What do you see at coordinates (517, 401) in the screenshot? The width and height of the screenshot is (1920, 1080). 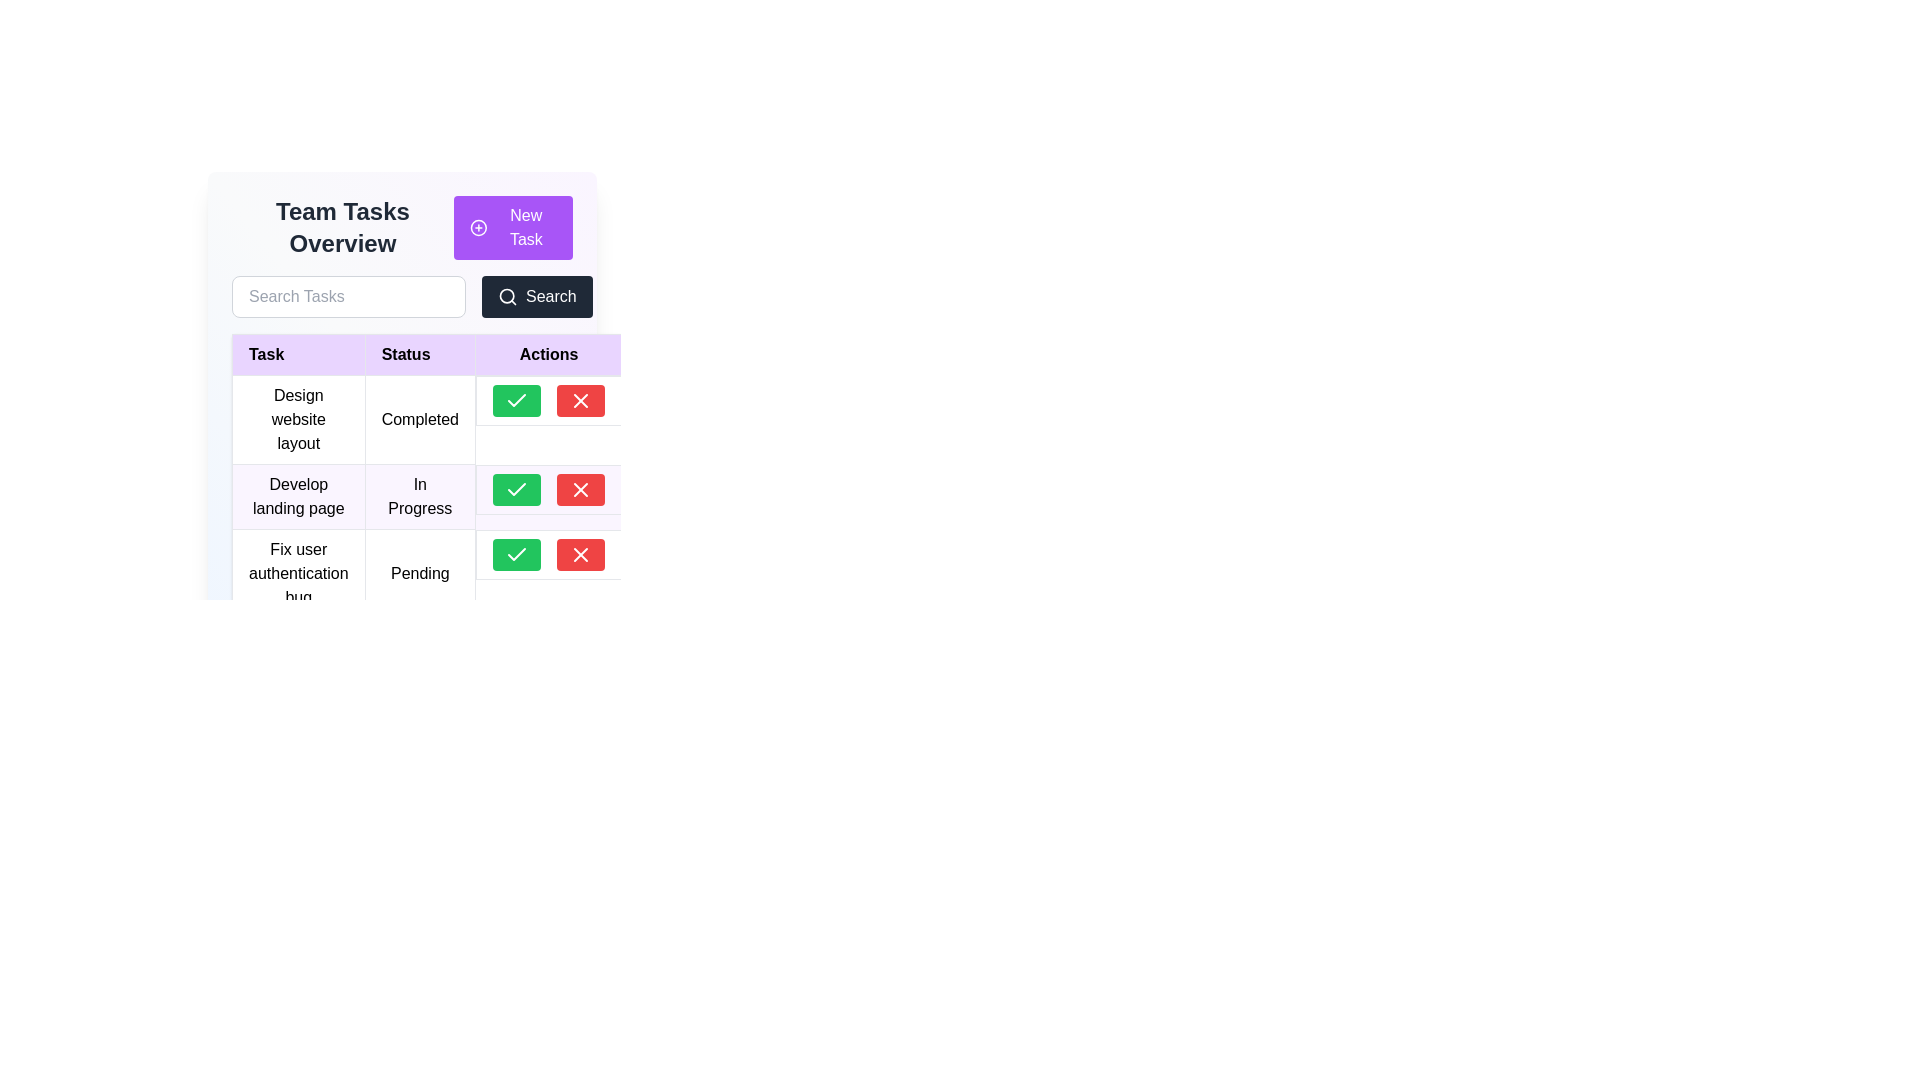 I see `the button in the 'Actions' column of the first row to confirm or mark the 'Design website layout' task as completed` at bounding box center [517, 401].